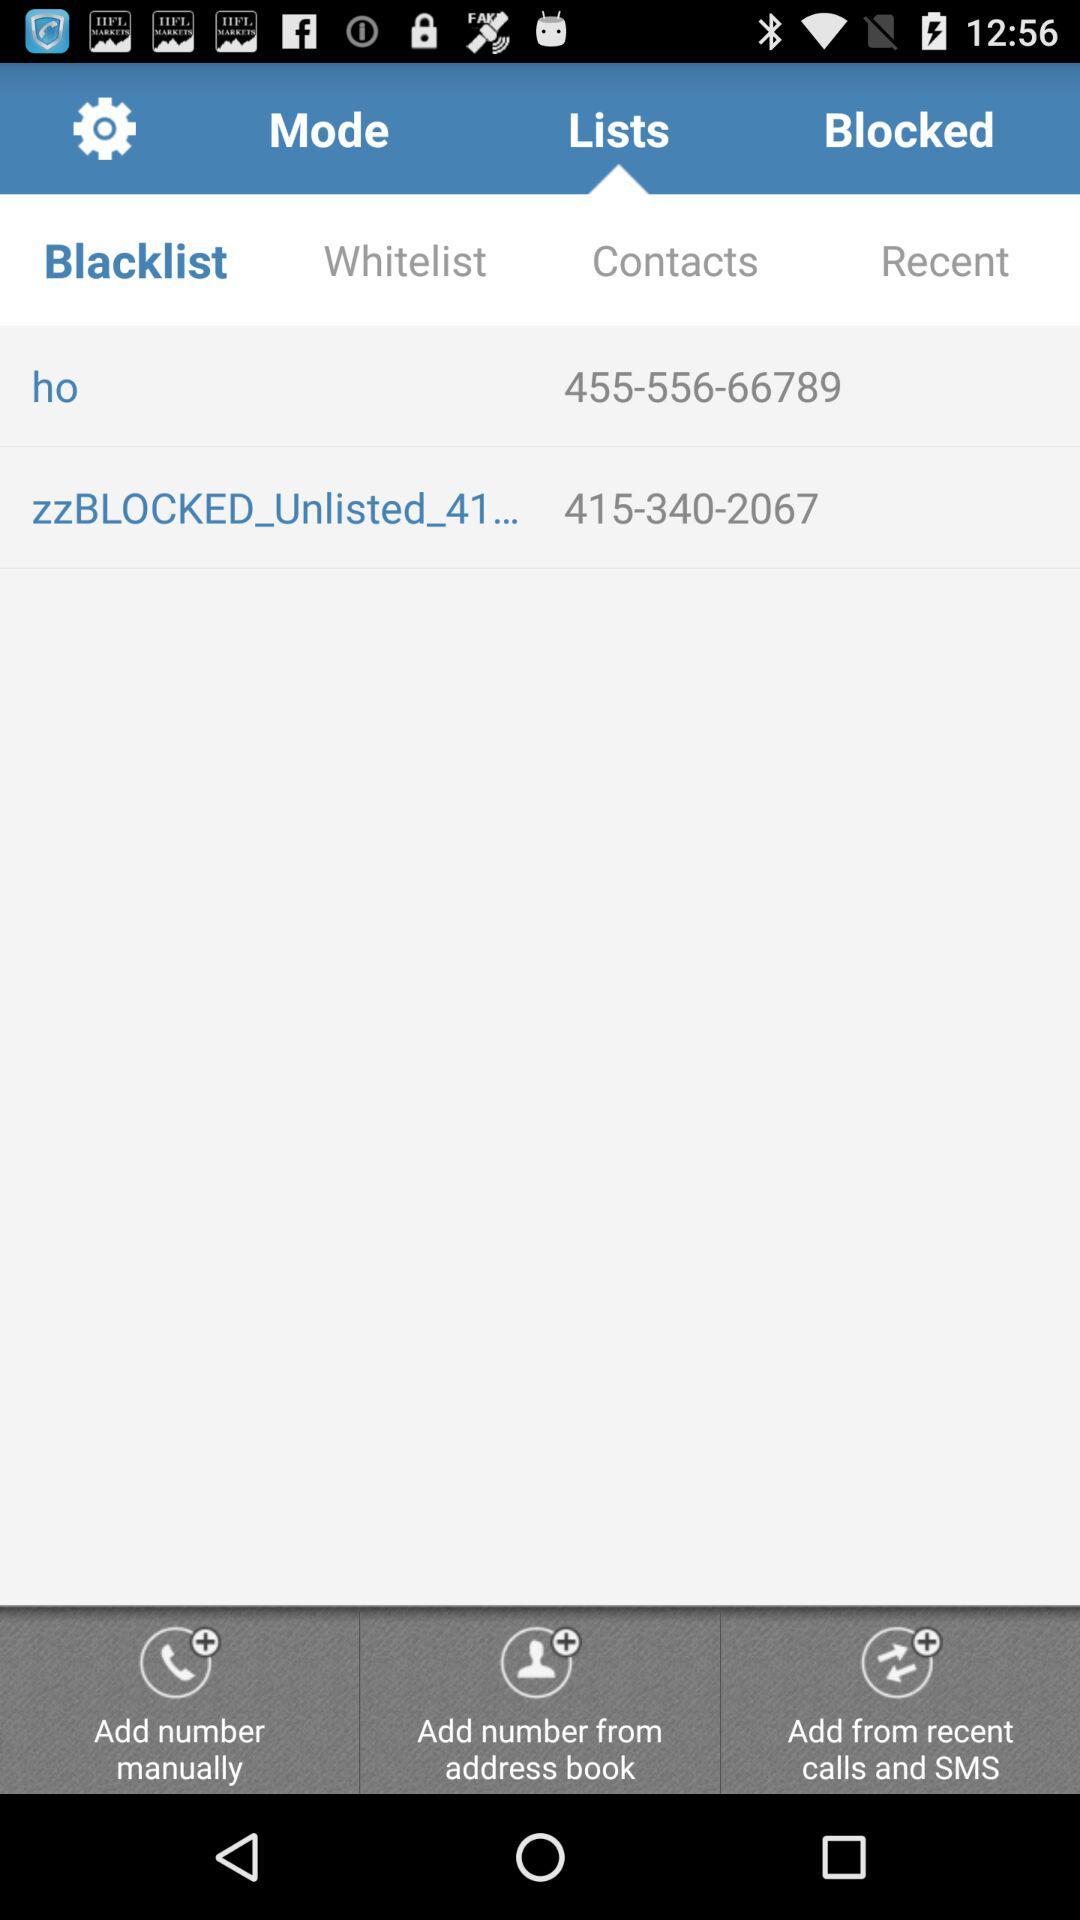 The height and width of the screenshot is (1920, 1080). I want to click on the item next to blacklist app, so click(405, 258).